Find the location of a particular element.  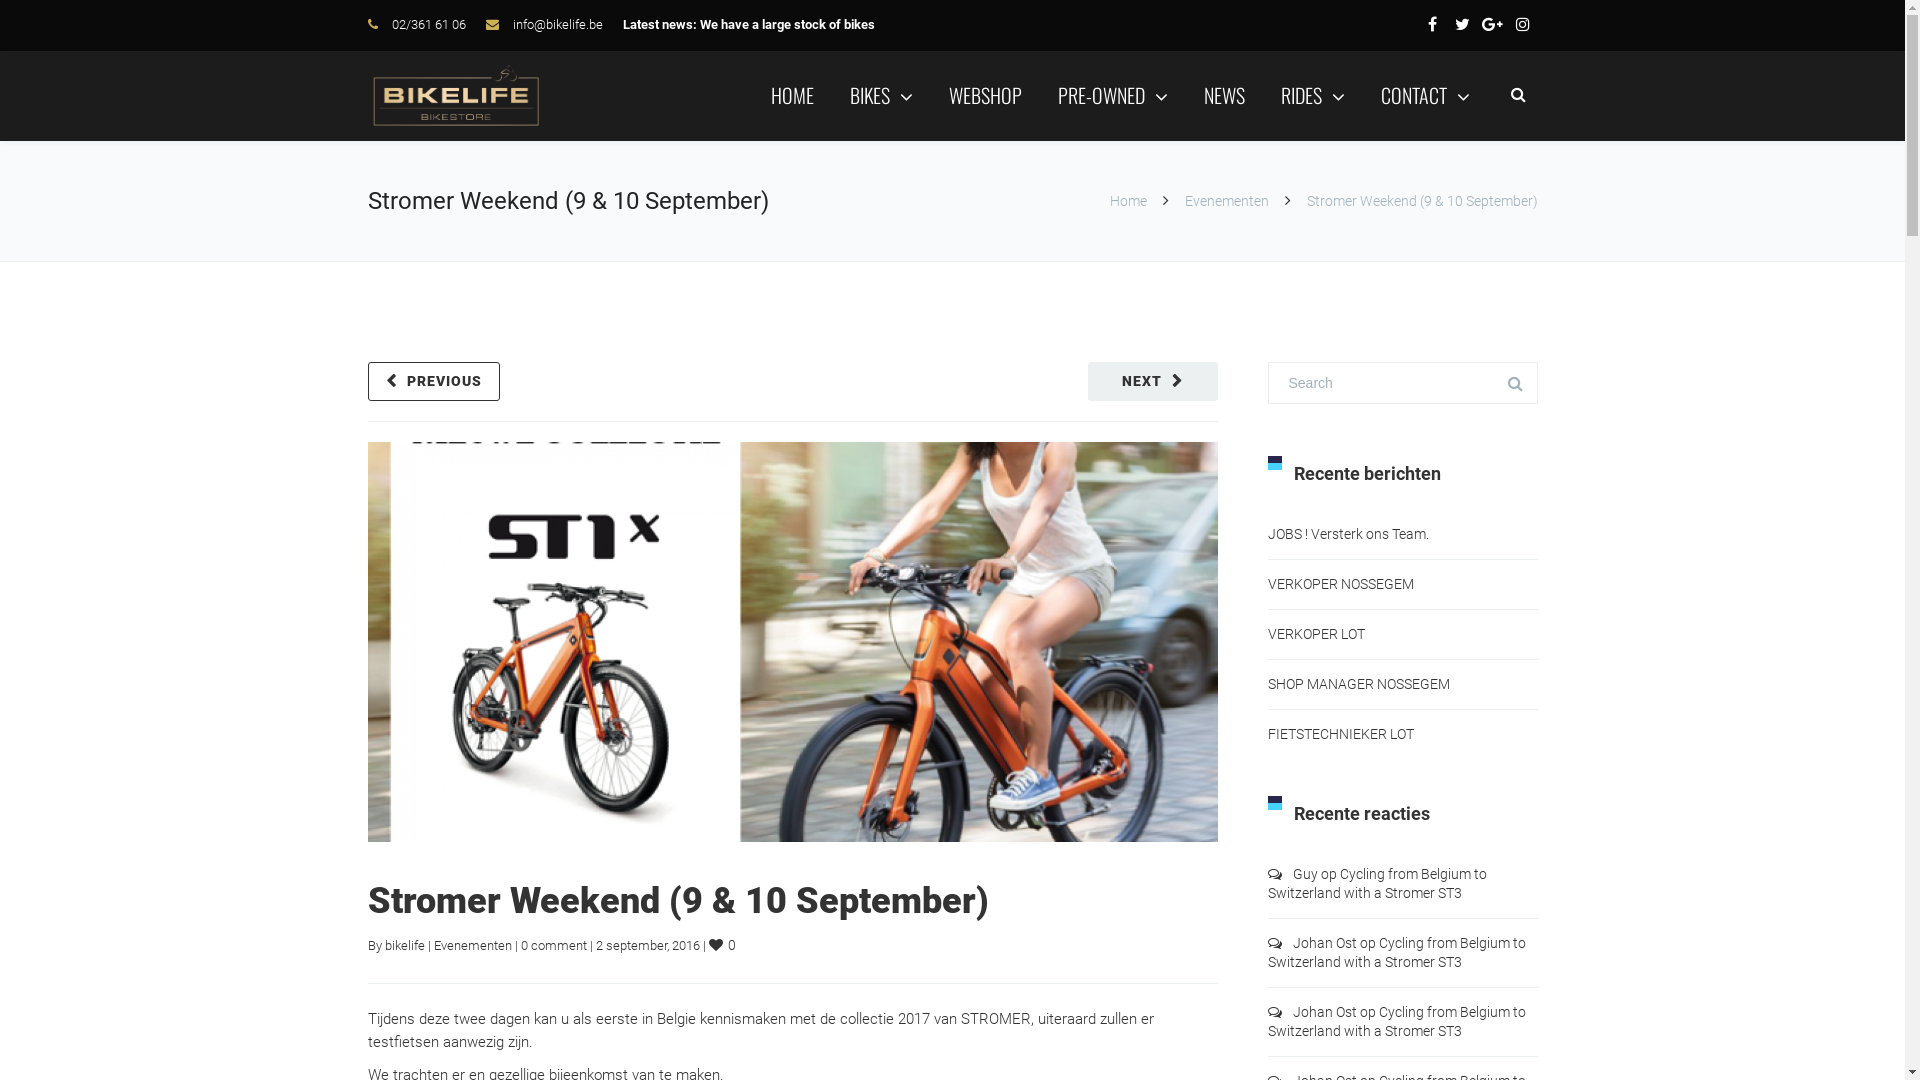

'FIETSTECHNIEKER LOT' is located at coordinates (1266, 733).